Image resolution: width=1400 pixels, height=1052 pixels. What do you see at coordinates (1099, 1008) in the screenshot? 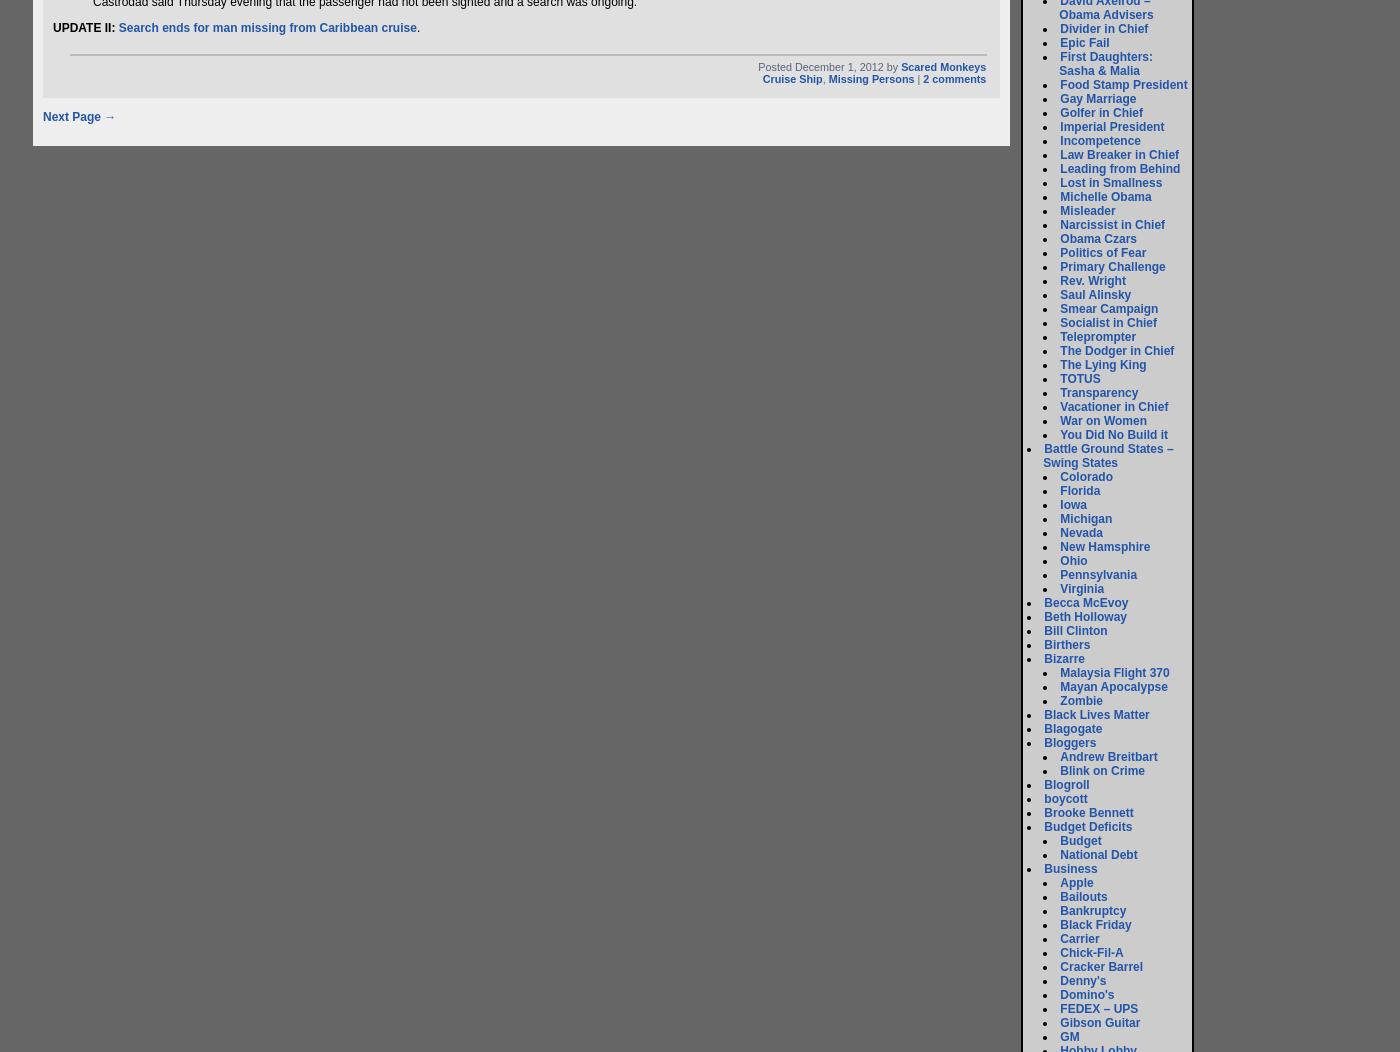
I see `'FEDEX – UPS'` at bounding box center [1099, 1008].